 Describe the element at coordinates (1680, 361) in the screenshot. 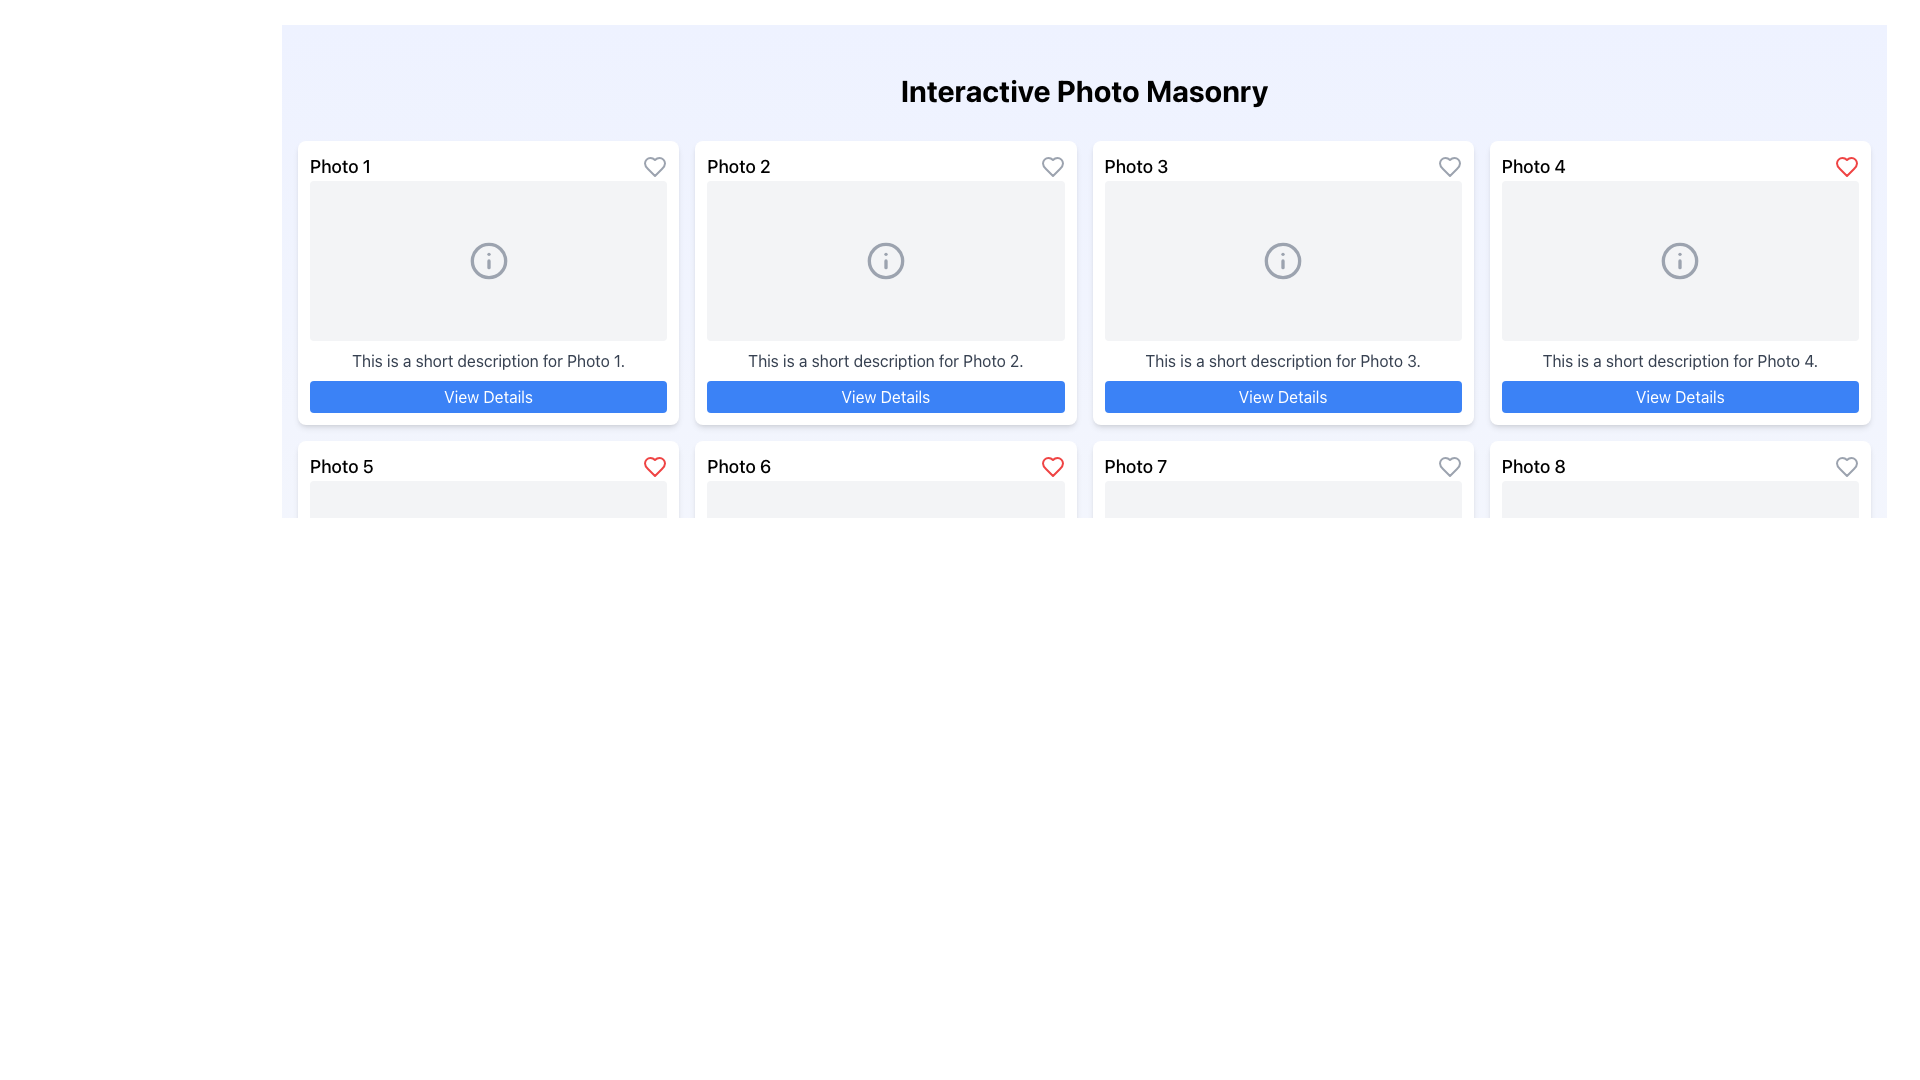

I see `the static text label stating 'This is a short description for Photo 4.' which is positioned directly below the image display area and above the 'View Details' button within the 'Photo 4' card` at that location.